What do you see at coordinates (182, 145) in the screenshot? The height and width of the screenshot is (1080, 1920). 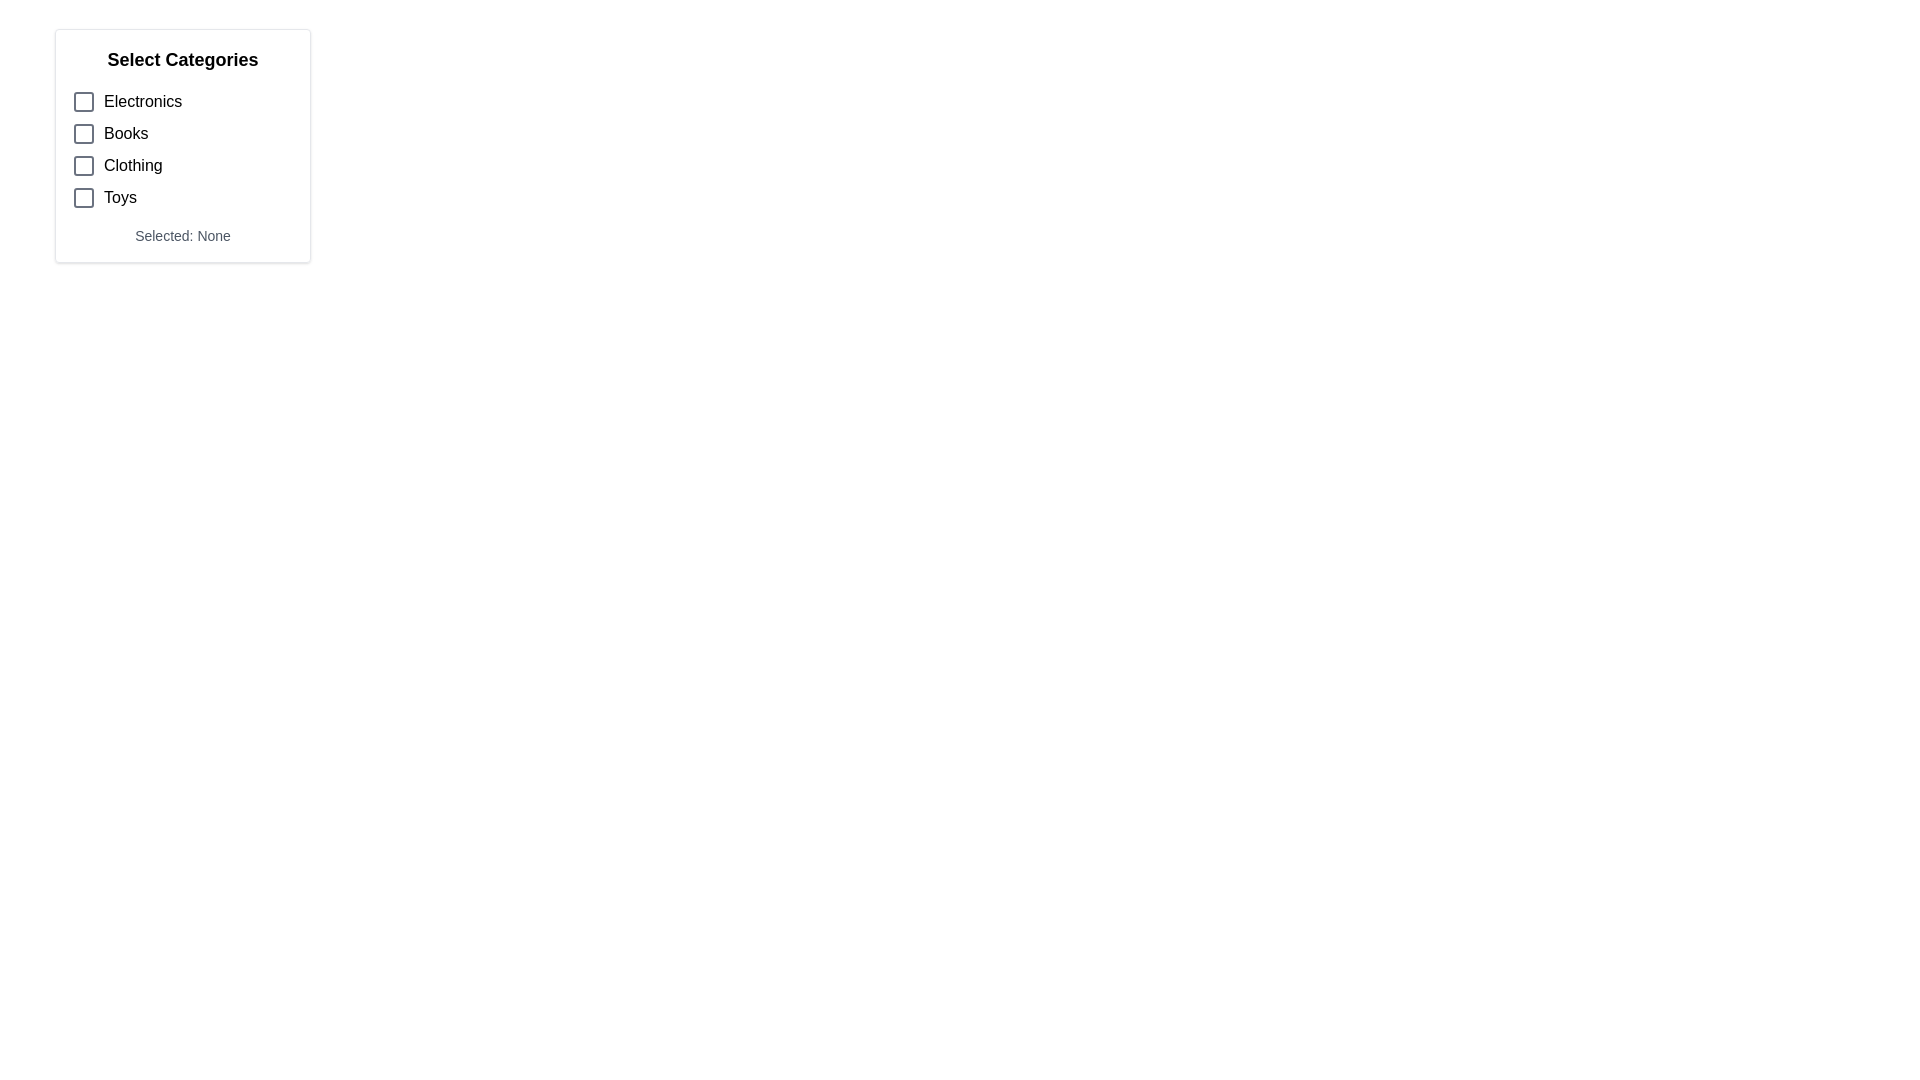 I see `the Group Box containing multiple clickable items` at bounding box center [182, 145].